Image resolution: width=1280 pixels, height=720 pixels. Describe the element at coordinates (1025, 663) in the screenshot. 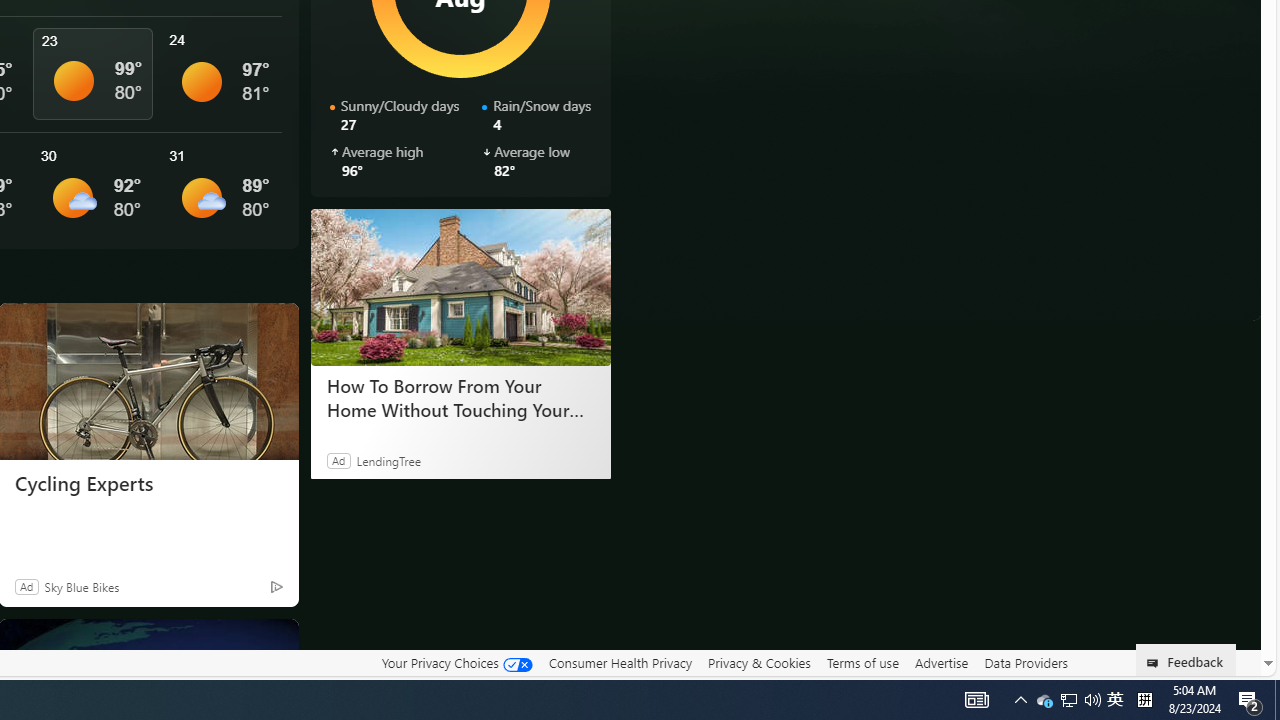

I see `'Data Providers'` at that location.